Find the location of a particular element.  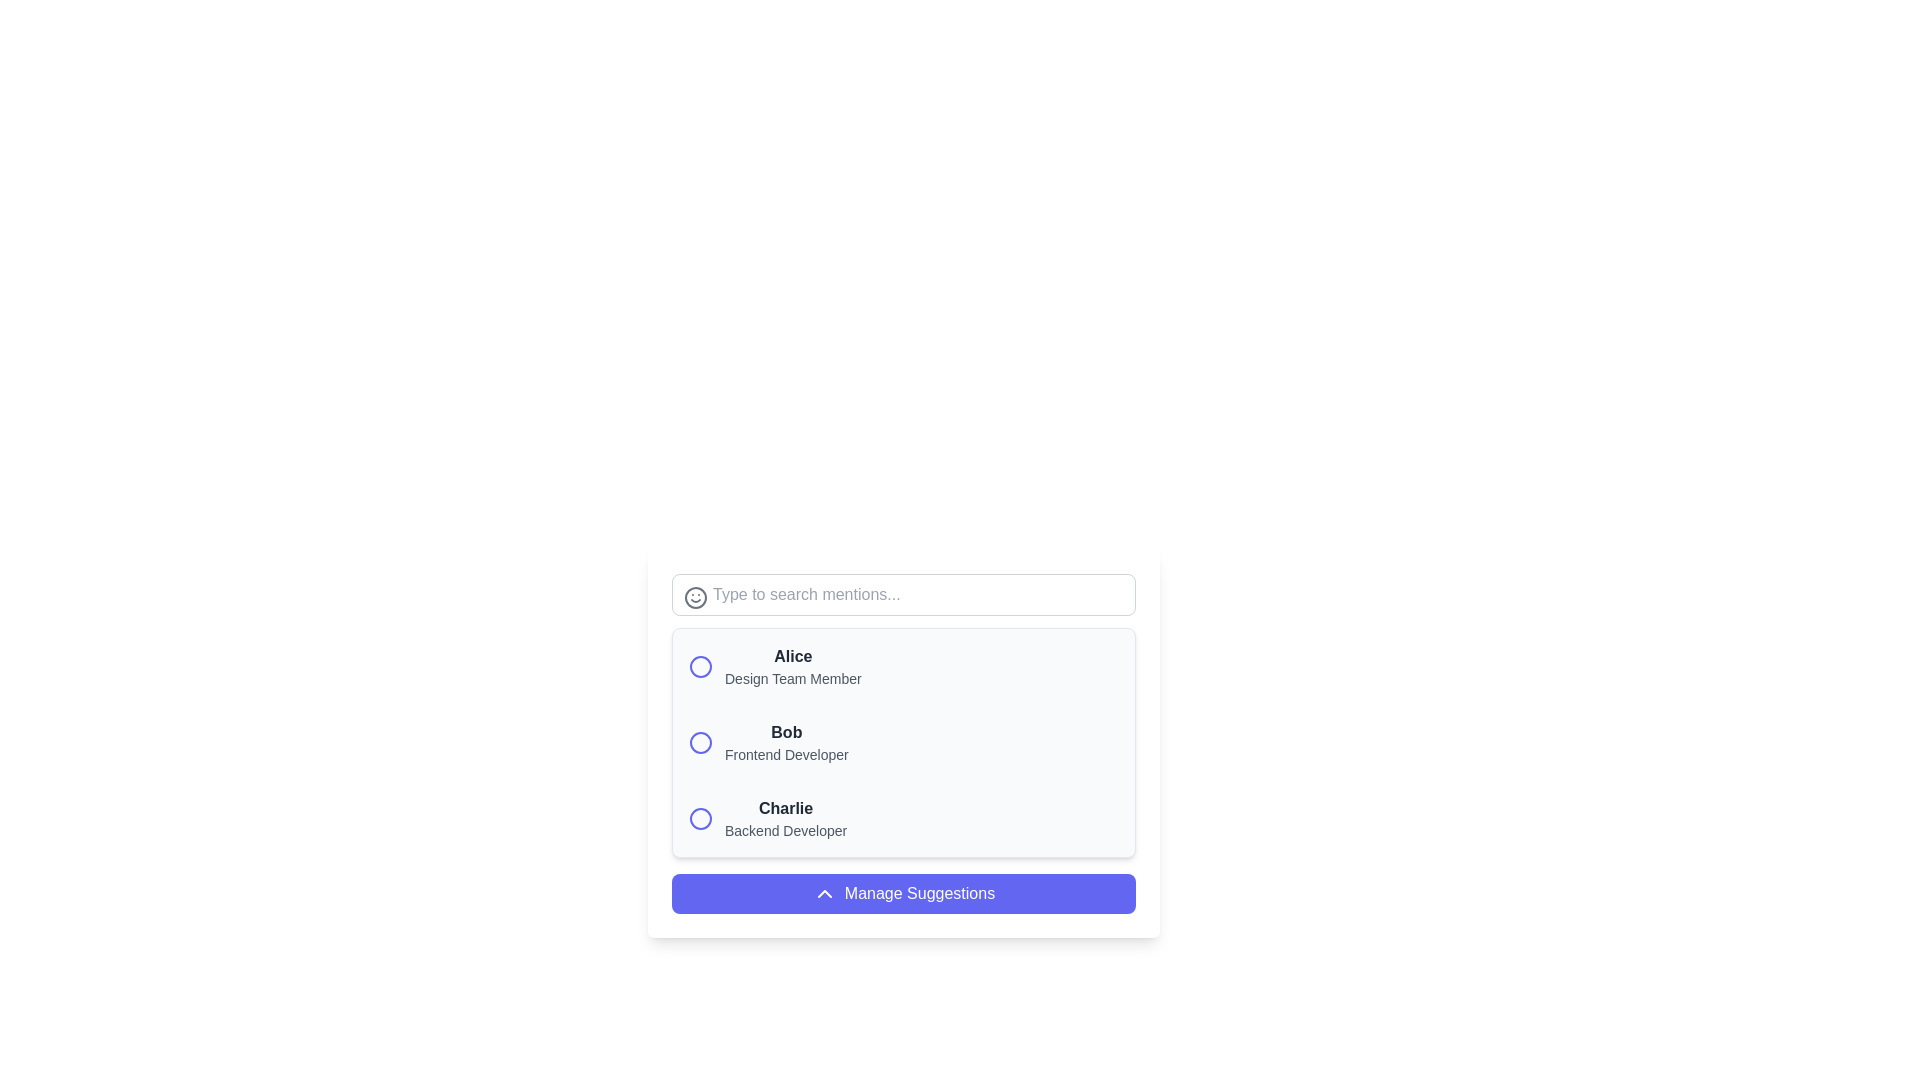

the text label displaying 'Design Team Member' in small, gray text positioned below 'Alice' in the list item is located at coordinates (792, 677).